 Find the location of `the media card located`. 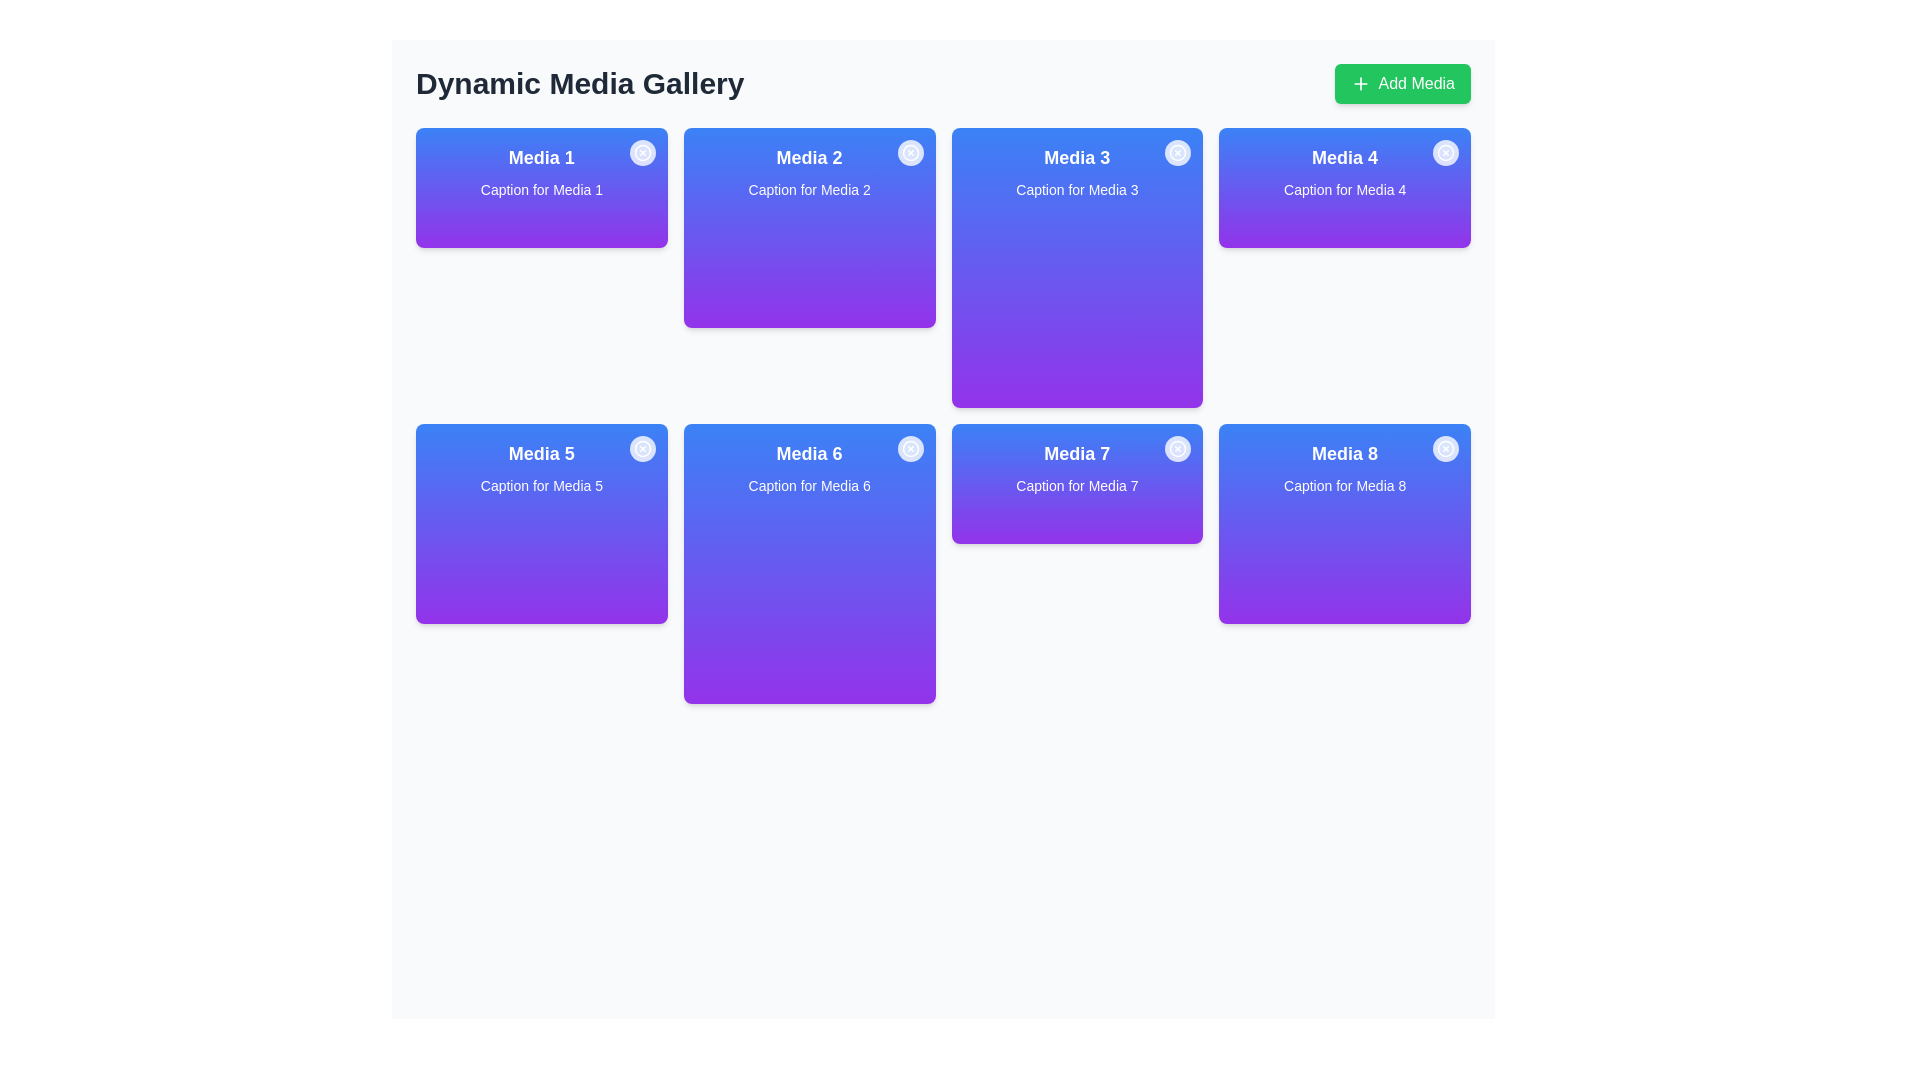

the media card located is located at coordinates (541, 523).